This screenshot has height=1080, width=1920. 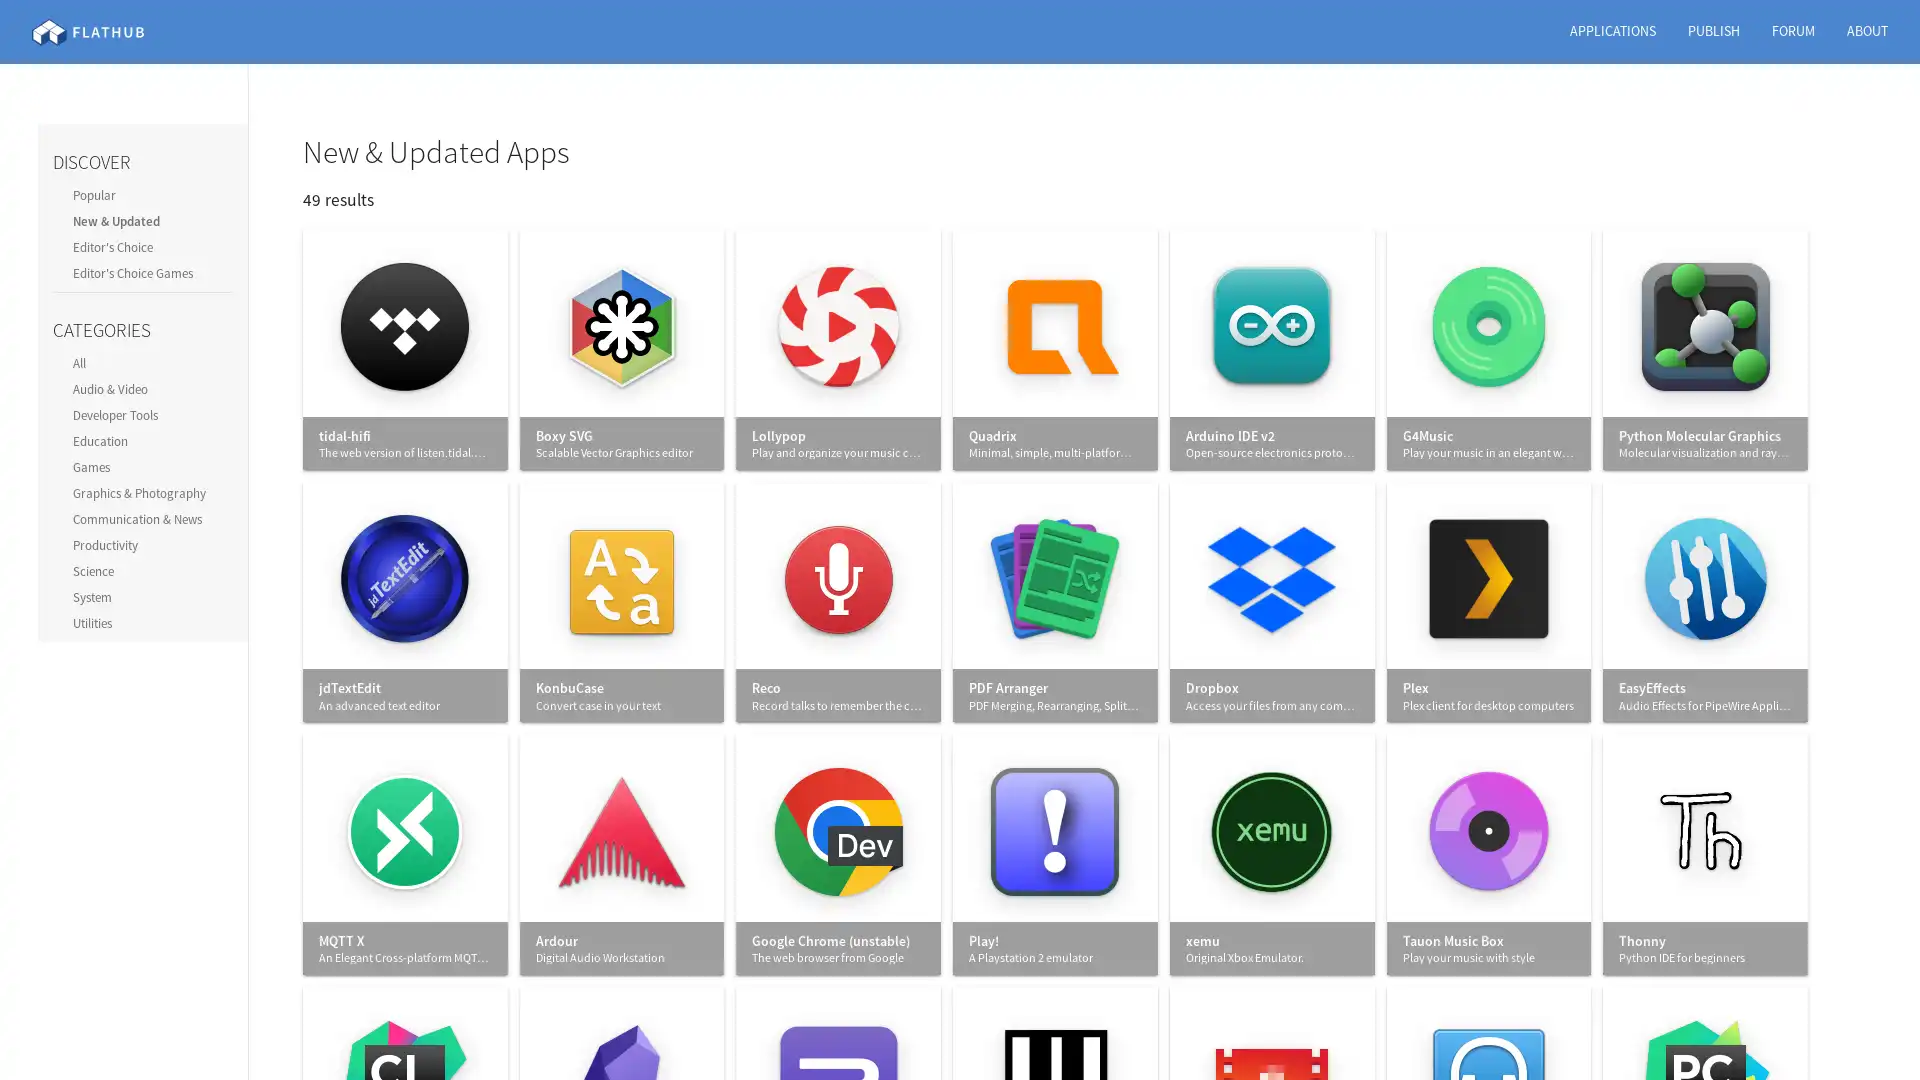 I want to click on APPLICATIONS, so click(x=1612, y=31).